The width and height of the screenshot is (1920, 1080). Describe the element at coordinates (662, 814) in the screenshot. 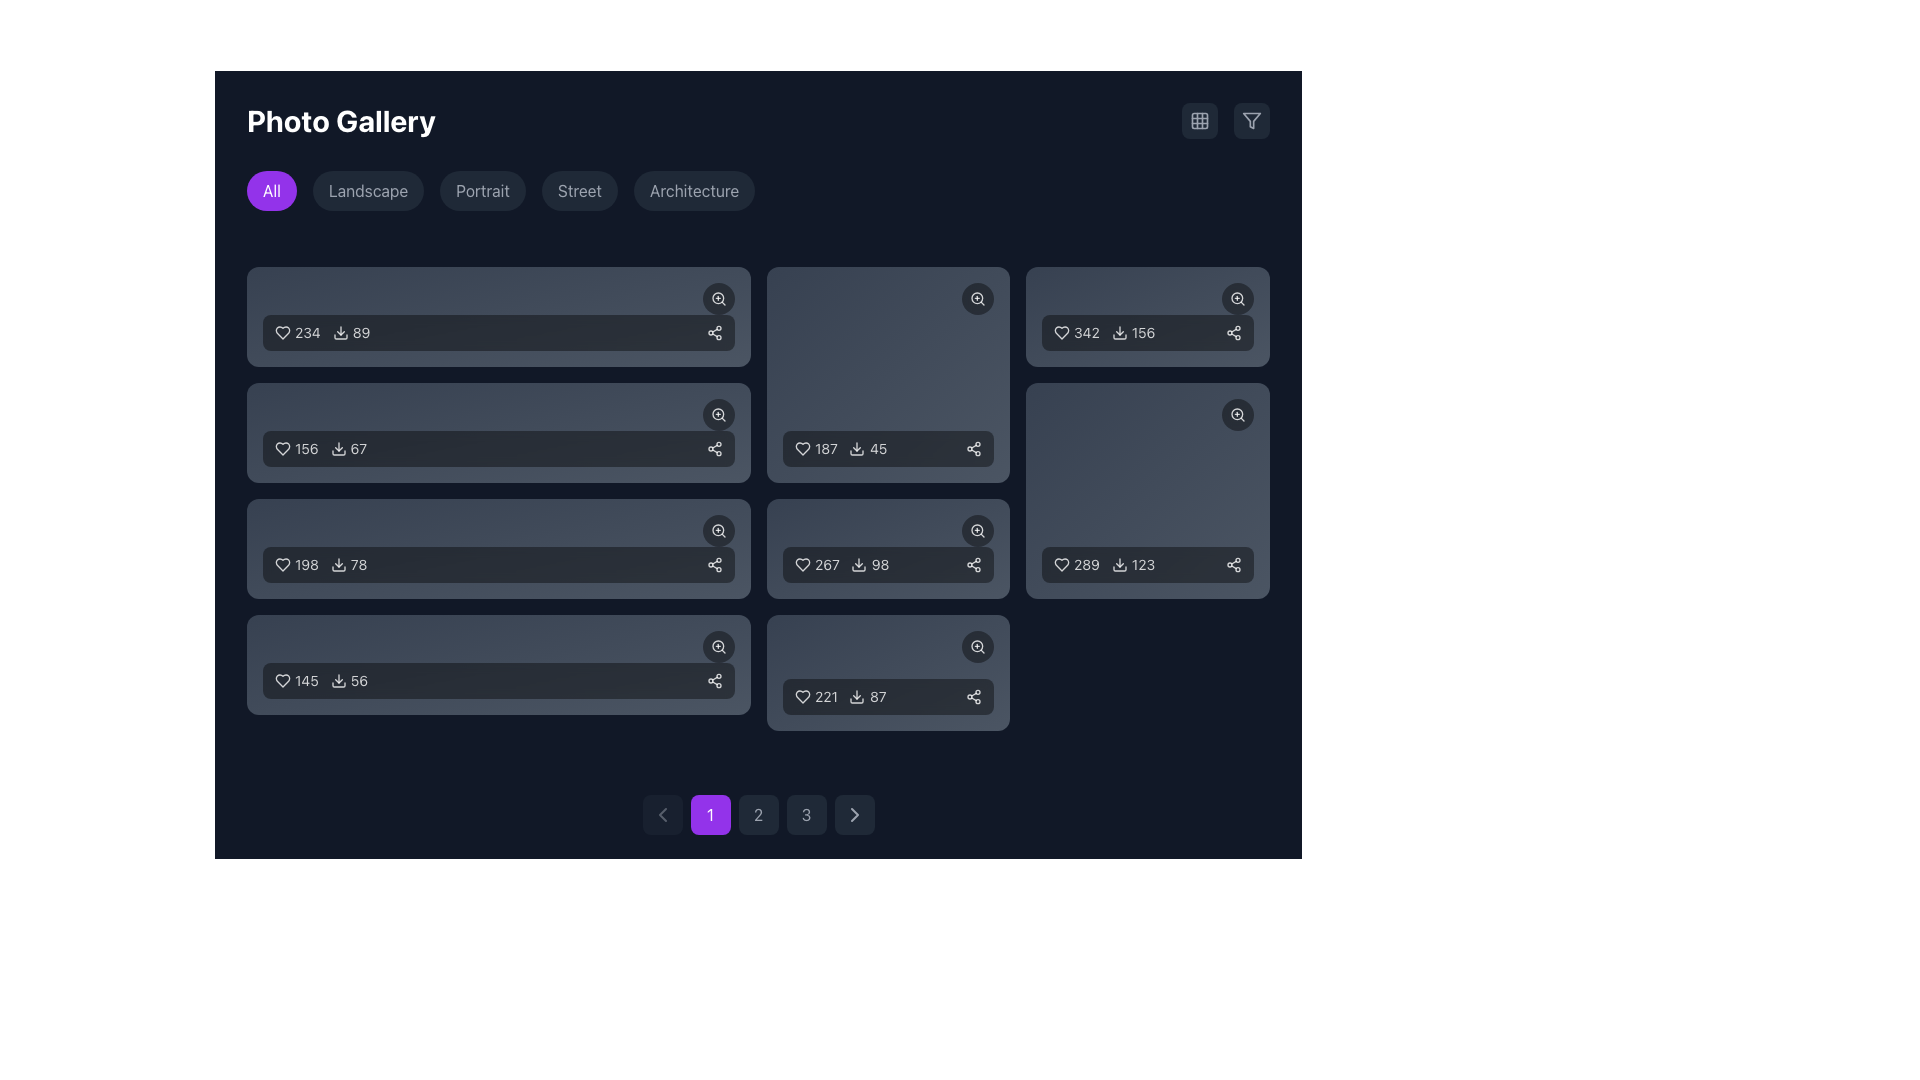

I see `the square button with a dark gray background and a leftward-pointing chevron icon, located at the bottom-left corner of the pagination controls` at that location.